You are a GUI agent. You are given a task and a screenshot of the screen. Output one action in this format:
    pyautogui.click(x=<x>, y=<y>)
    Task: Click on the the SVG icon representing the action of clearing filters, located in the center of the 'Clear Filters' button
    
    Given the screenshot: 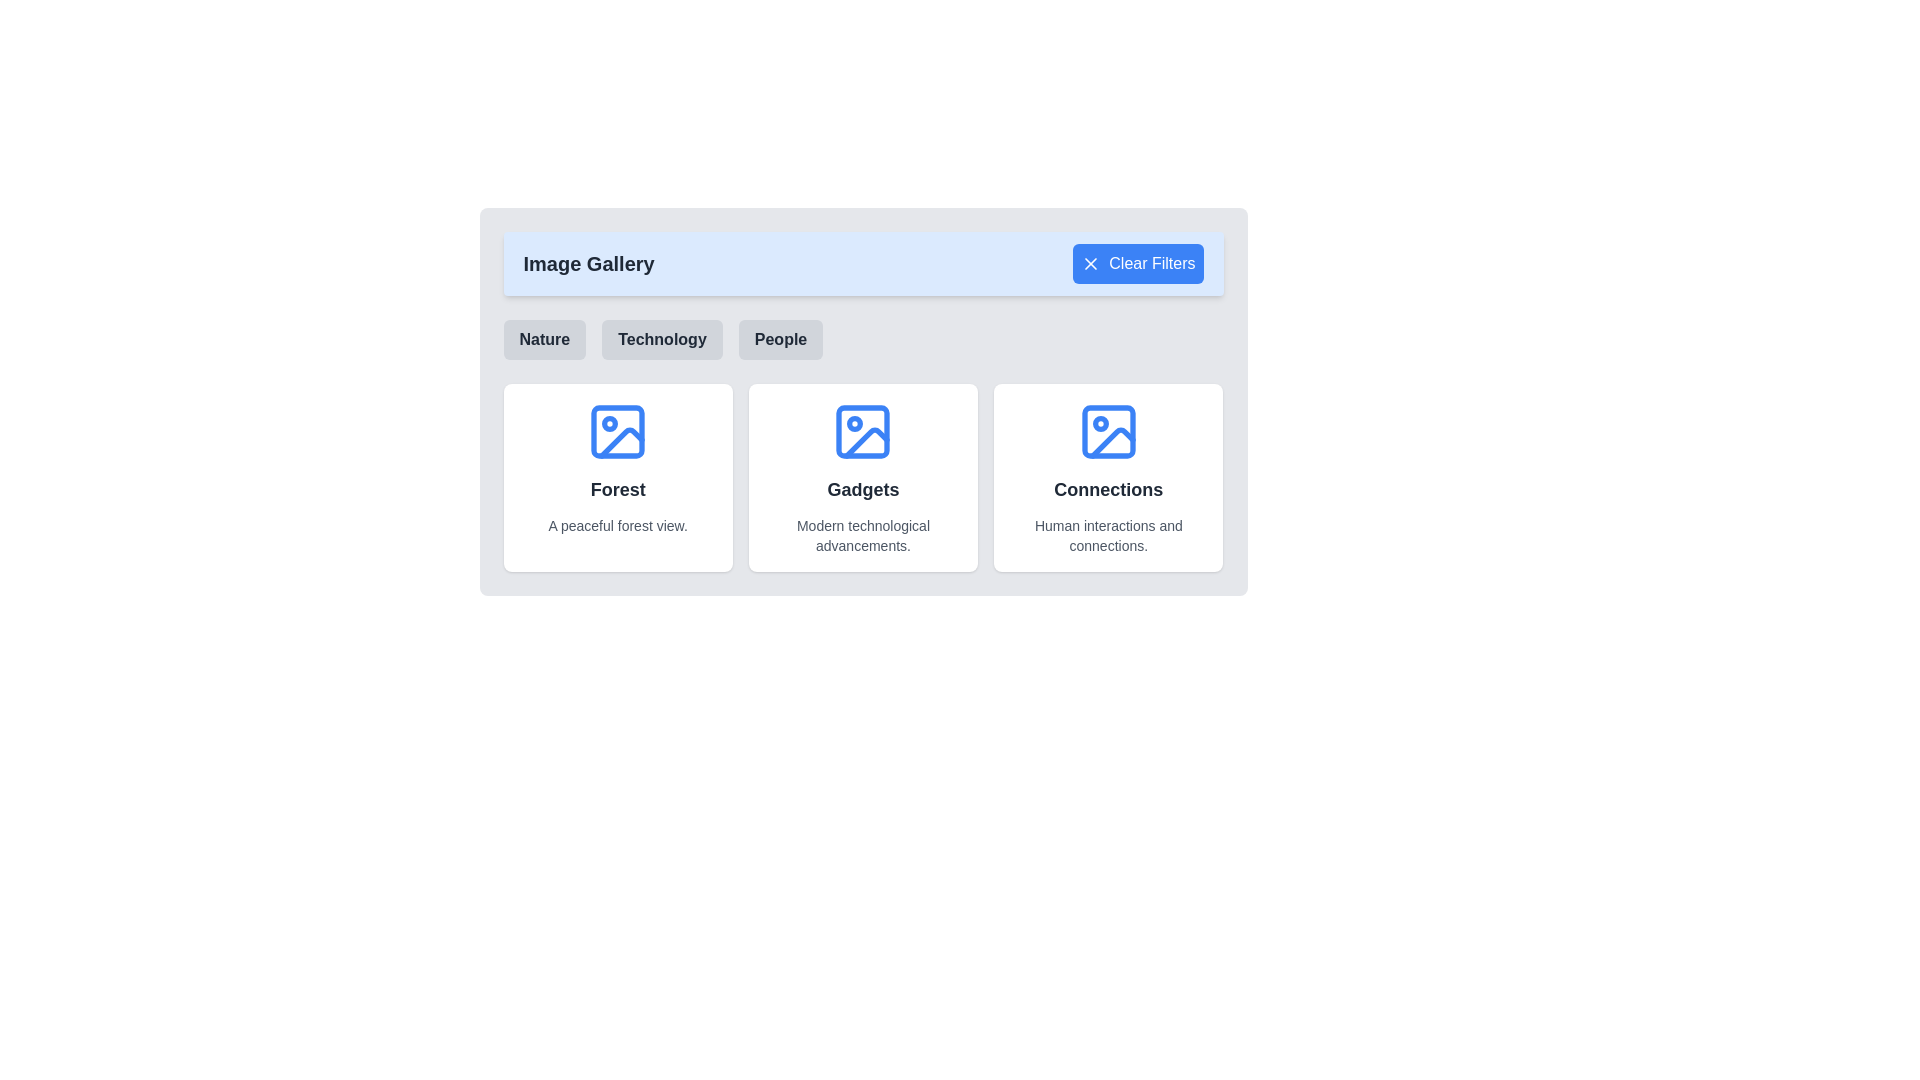 What is the action you would take?
    pyautogui.click(x=1090, y=262)
    